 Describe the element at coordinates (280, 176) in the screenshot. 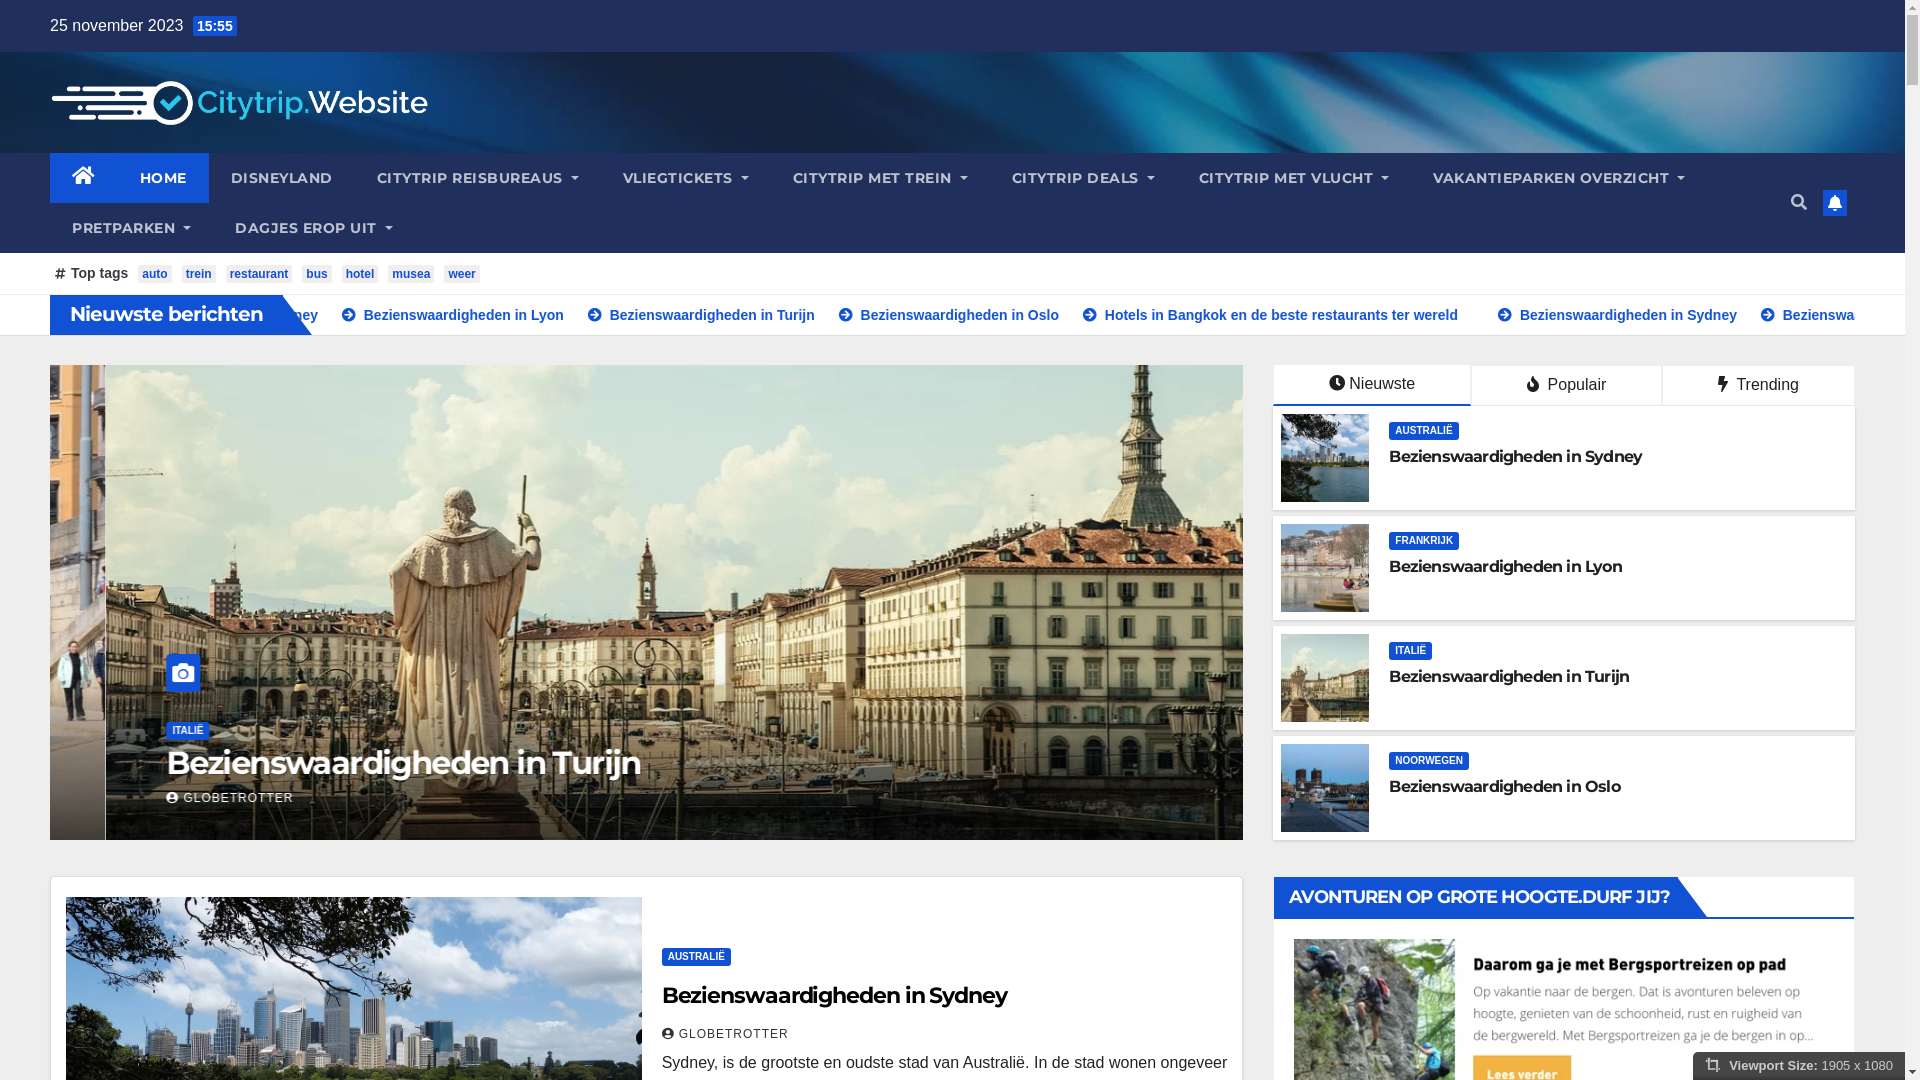

I see `'DISNEYLAND'` at that location.